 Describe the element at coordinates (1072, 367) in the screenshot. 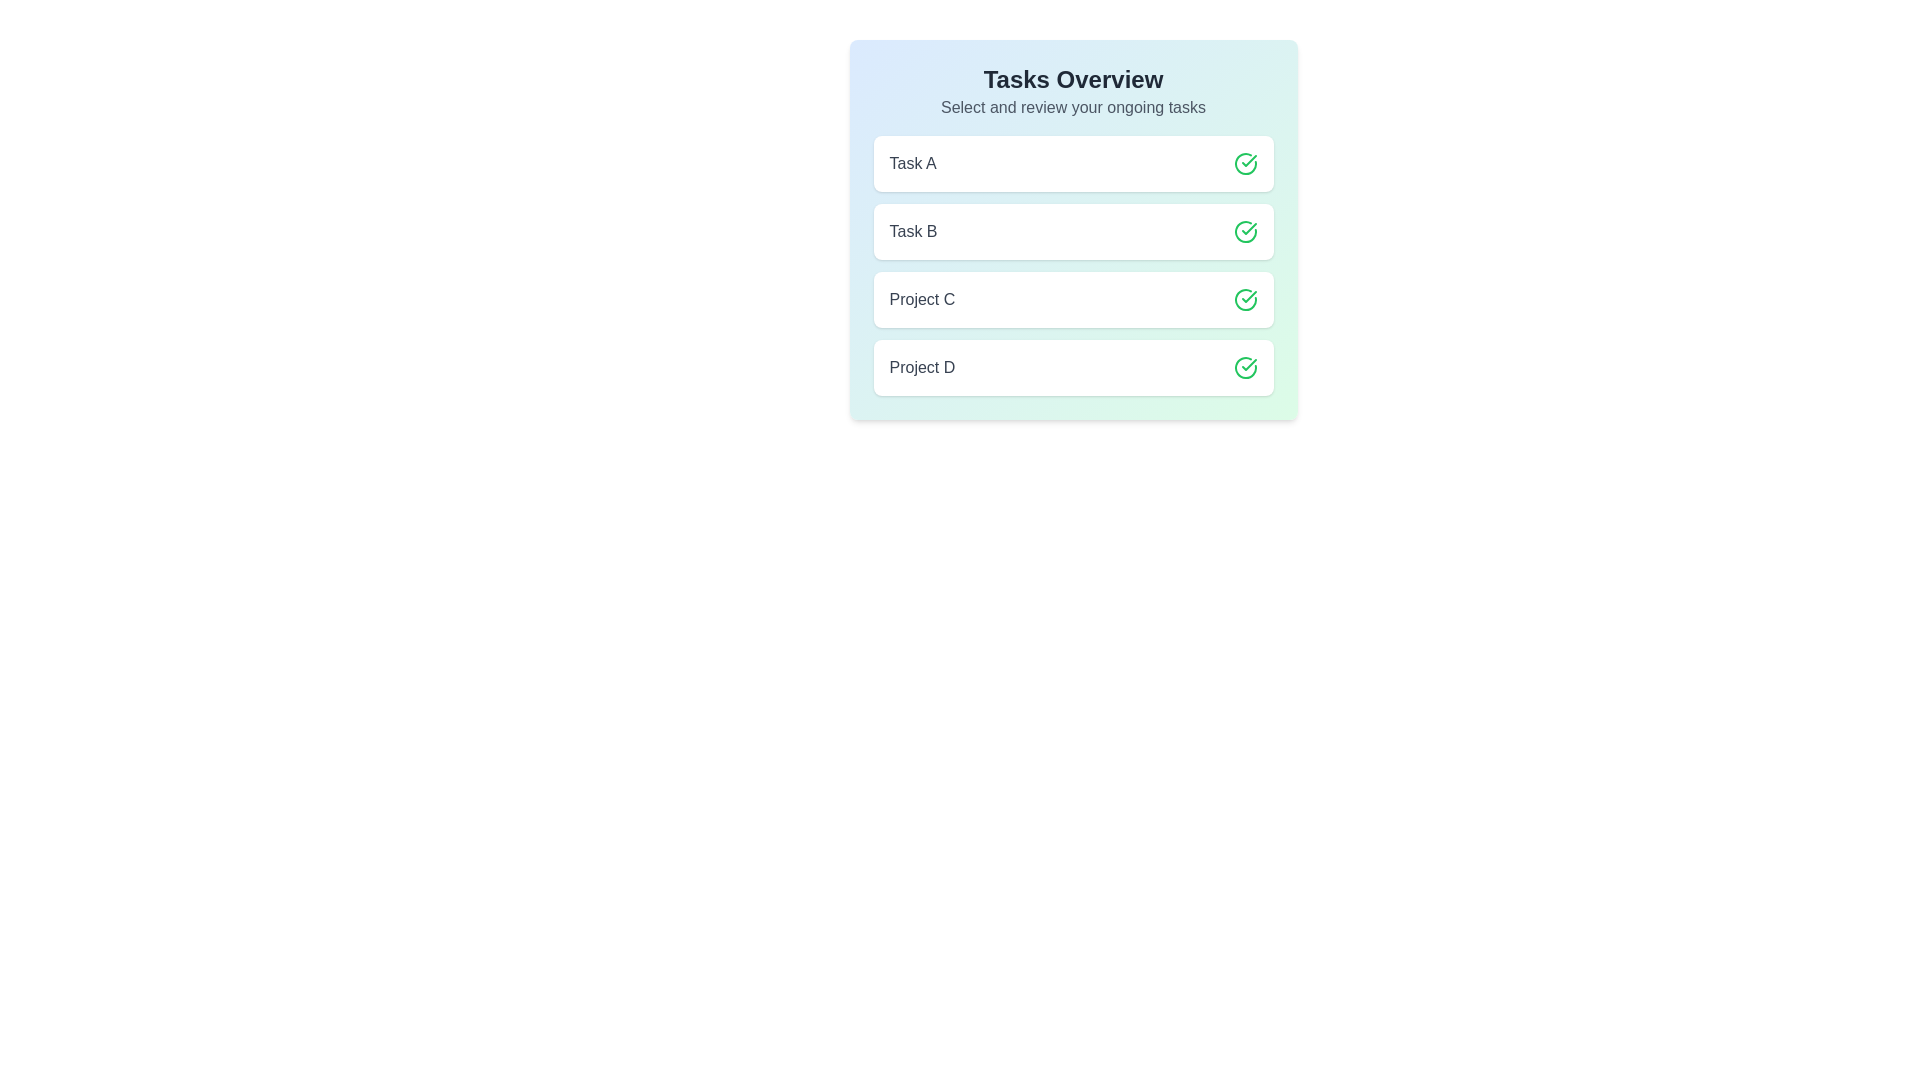

I see `the item Project D from the list` at that location.